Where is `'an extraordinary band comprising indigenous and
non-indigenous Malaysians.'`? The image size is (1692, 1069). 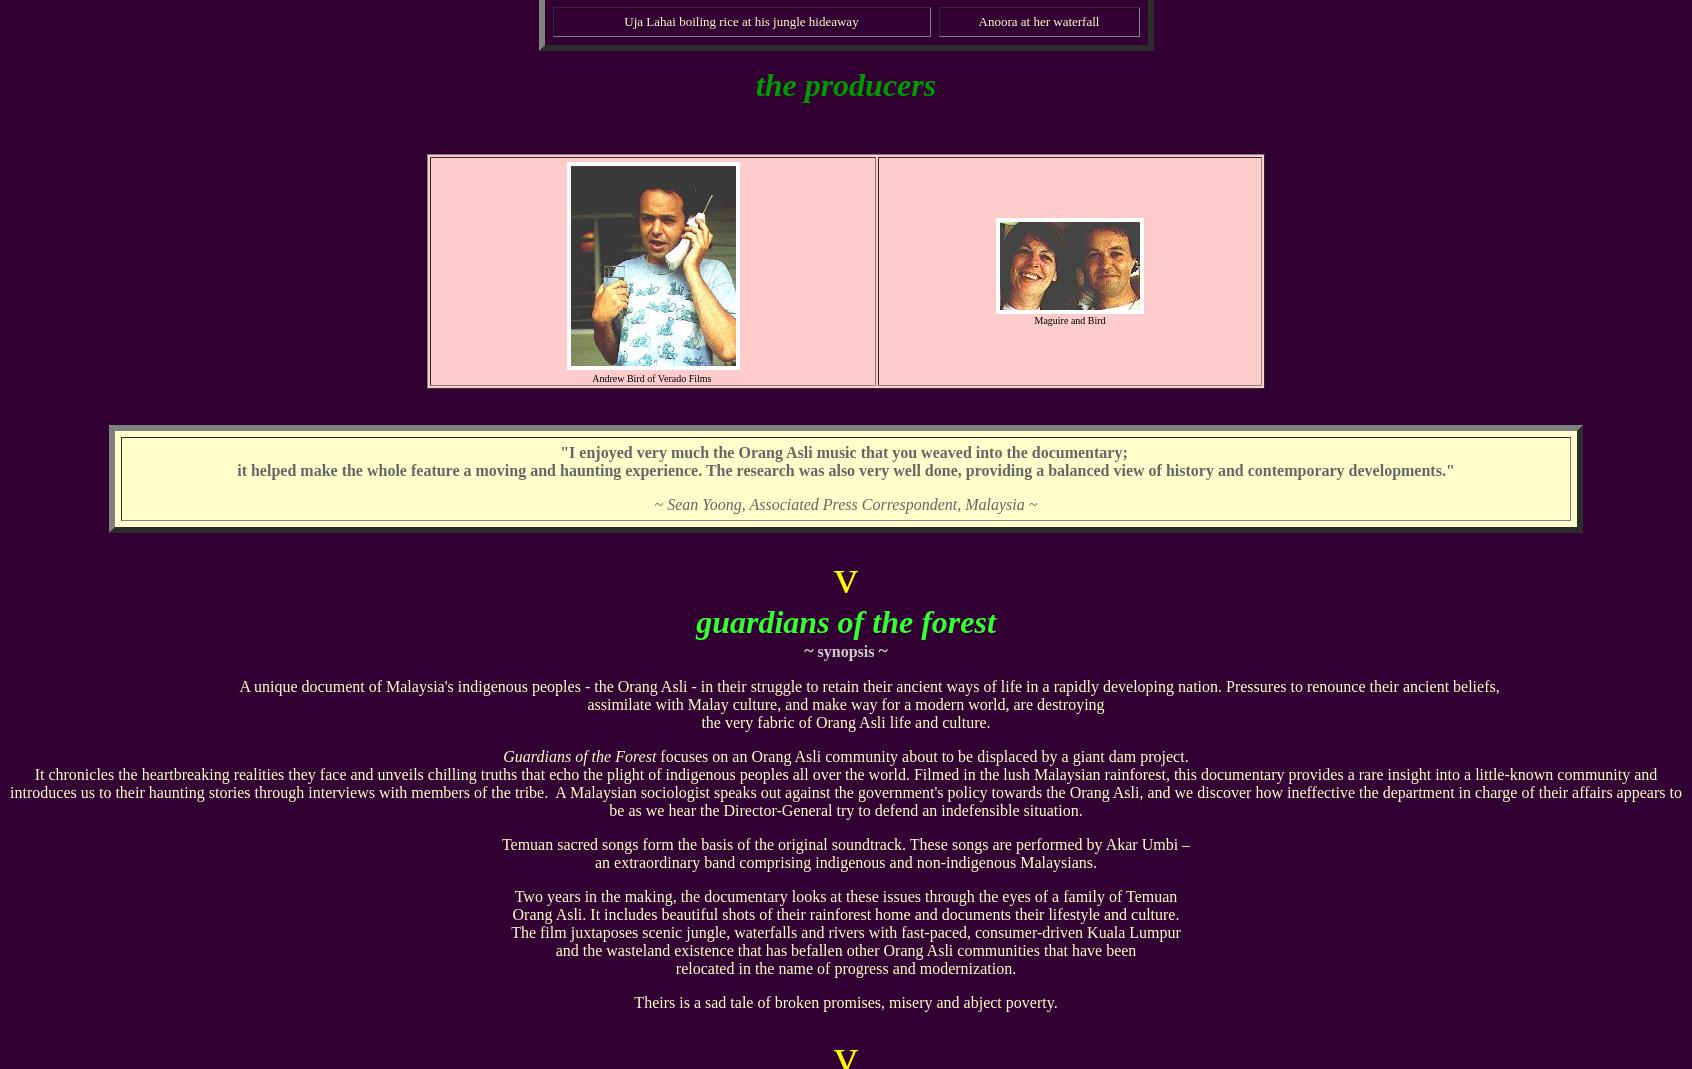
'an extraordinary band comprising indigenous and
non-indigenous Malaysians.' is located at coordinates (593, 861).